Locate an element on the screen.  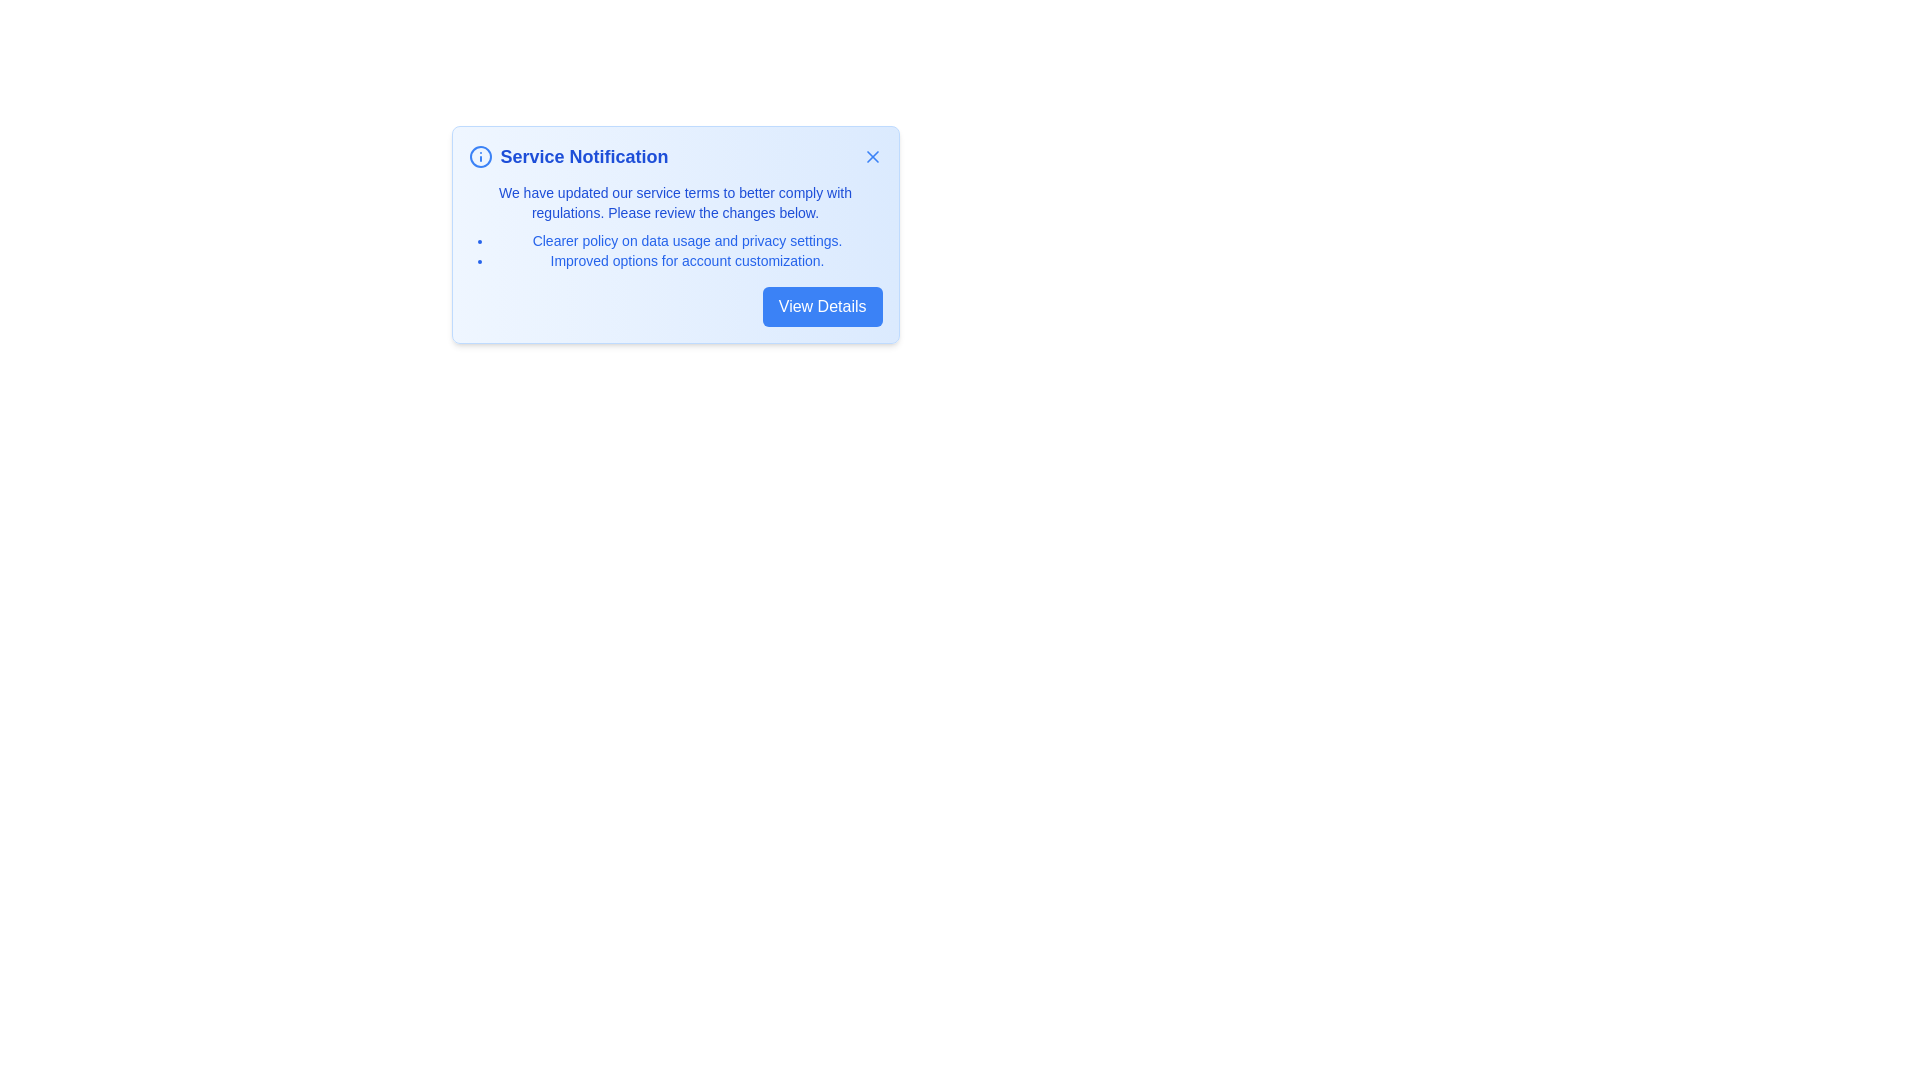
the 'View Details' button to navigate to more information about the updates is located at coordinates (822, 307).